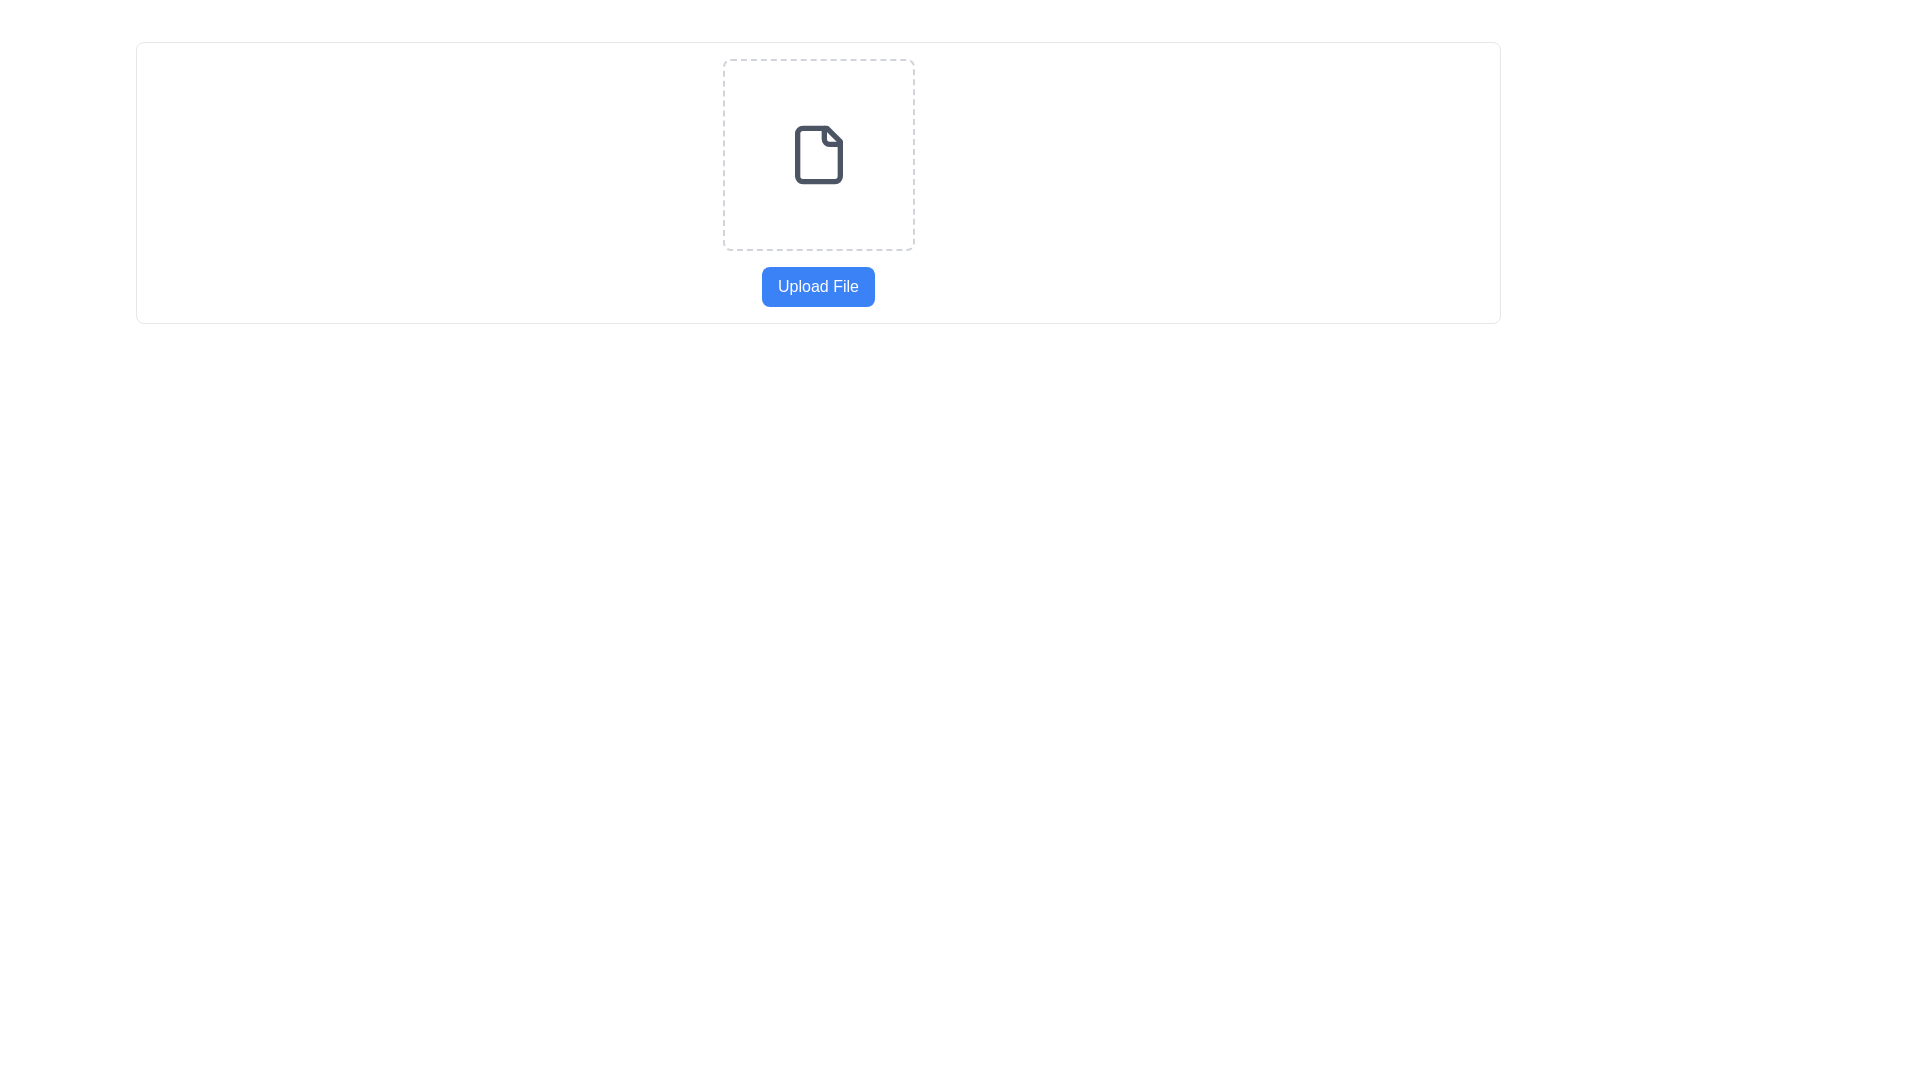 The width and height of the screenshot is (1920, 1080). What do you see at coordinates (818, 286) in the screenshot?
I see `the rectangular button labeled 'Upload File' with a blue background` at bounding box center [818, 286].